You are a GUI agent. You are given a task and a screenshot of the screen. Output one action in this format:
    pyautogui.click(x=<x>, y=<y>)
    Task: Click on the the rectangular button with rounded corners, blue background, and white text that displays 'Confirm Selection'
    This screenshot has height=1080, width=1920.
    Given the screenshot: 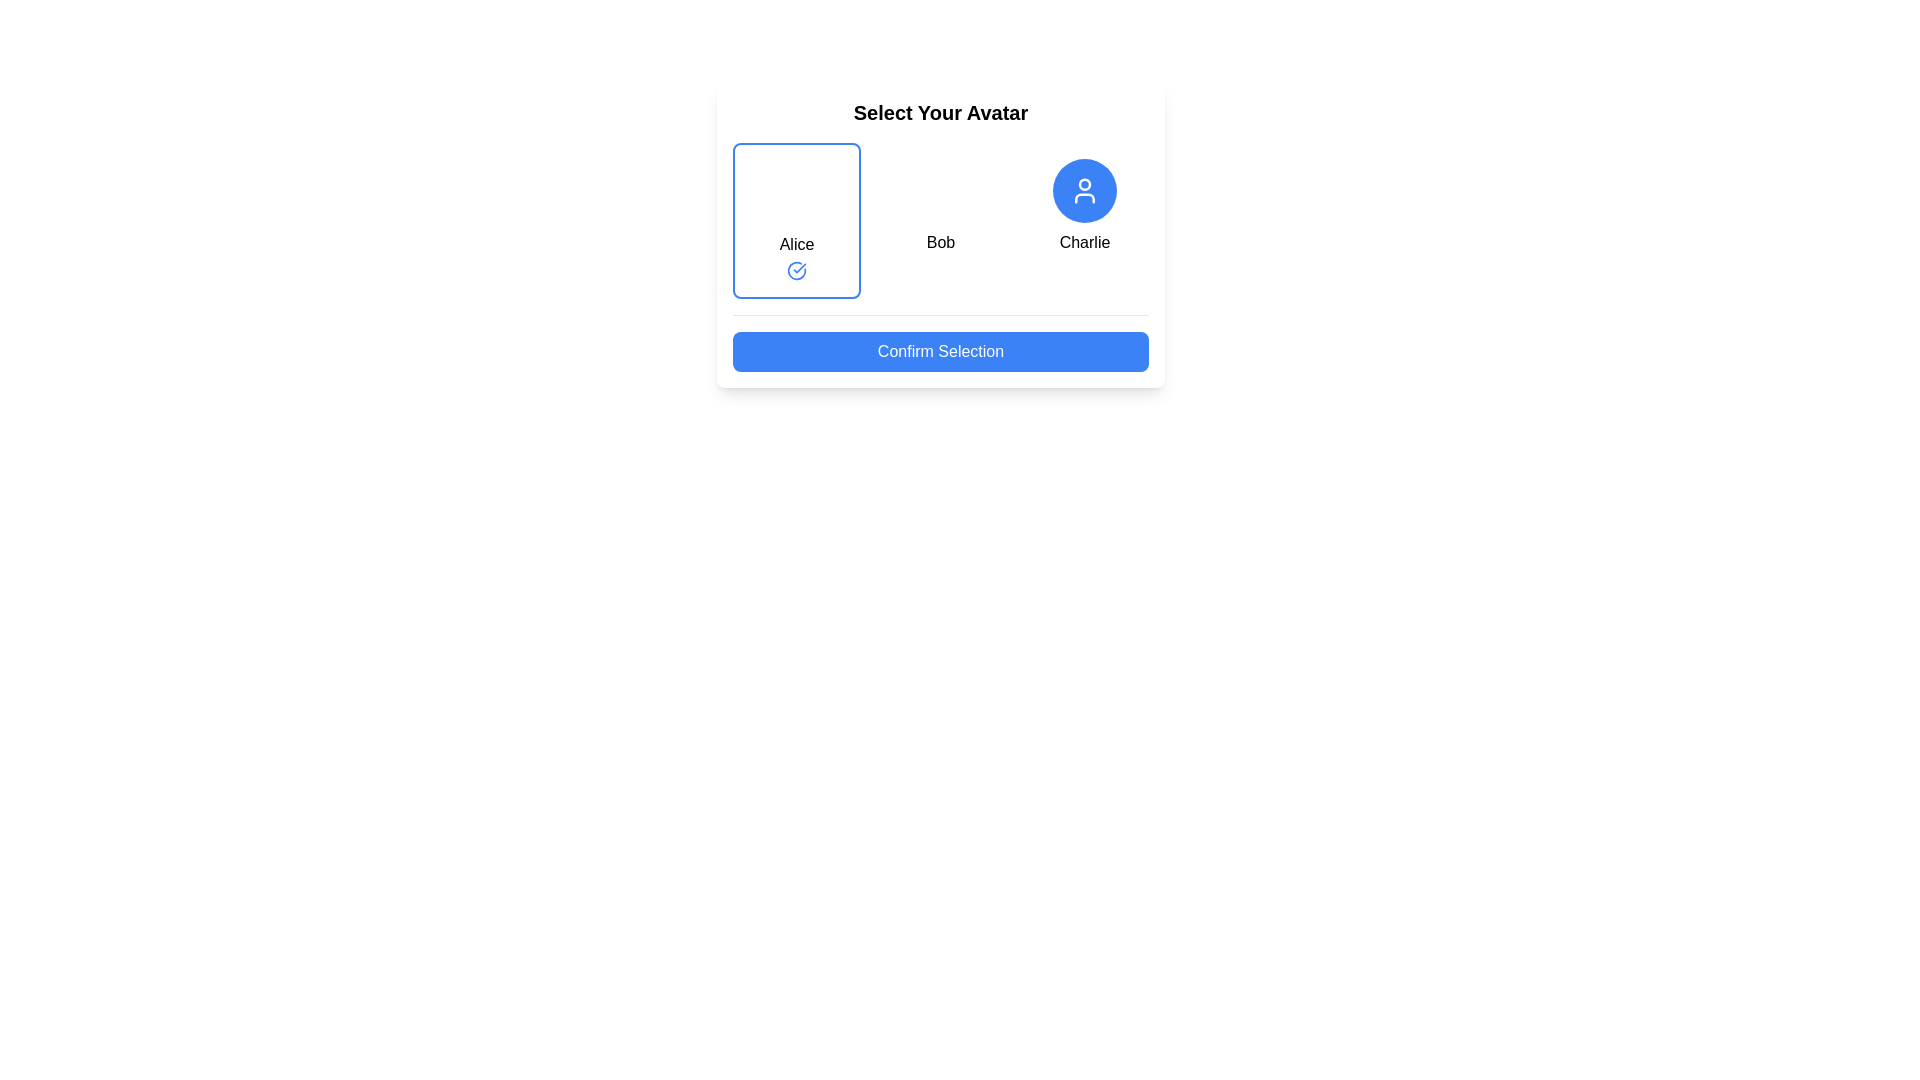 What is the action you would take?
    pyautogui.click(x=939, y=342)
    